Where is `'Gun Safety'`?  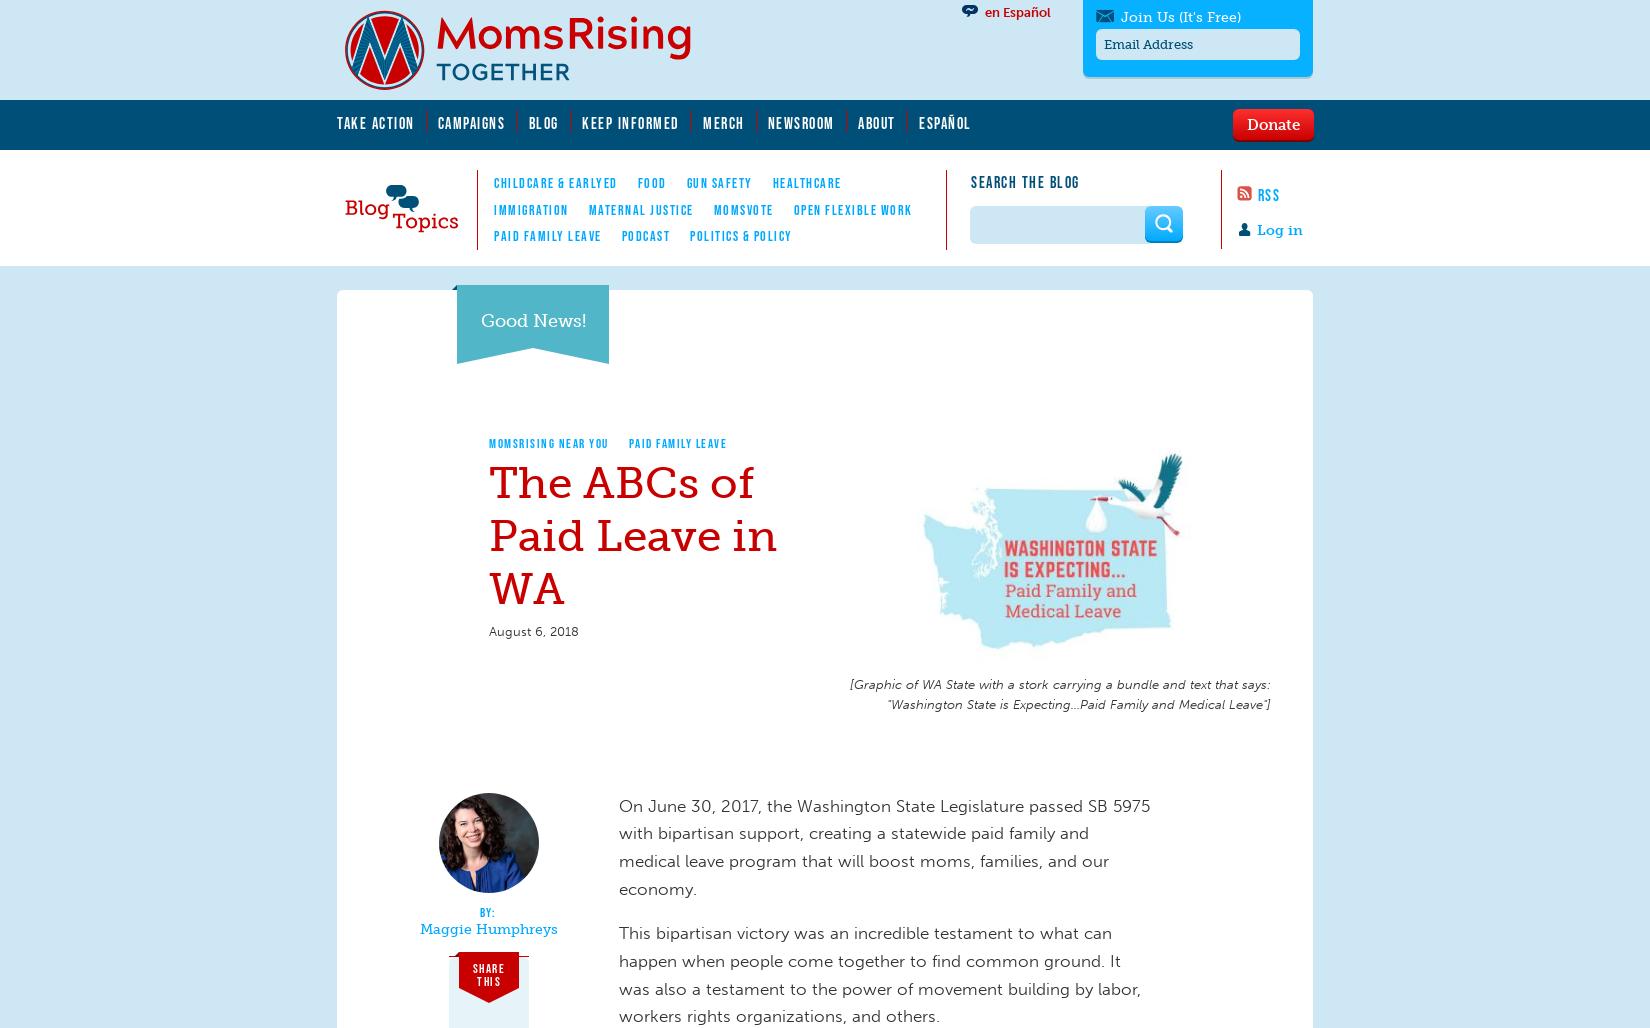
'Gun Safety' is located at coordinates (718, 182).